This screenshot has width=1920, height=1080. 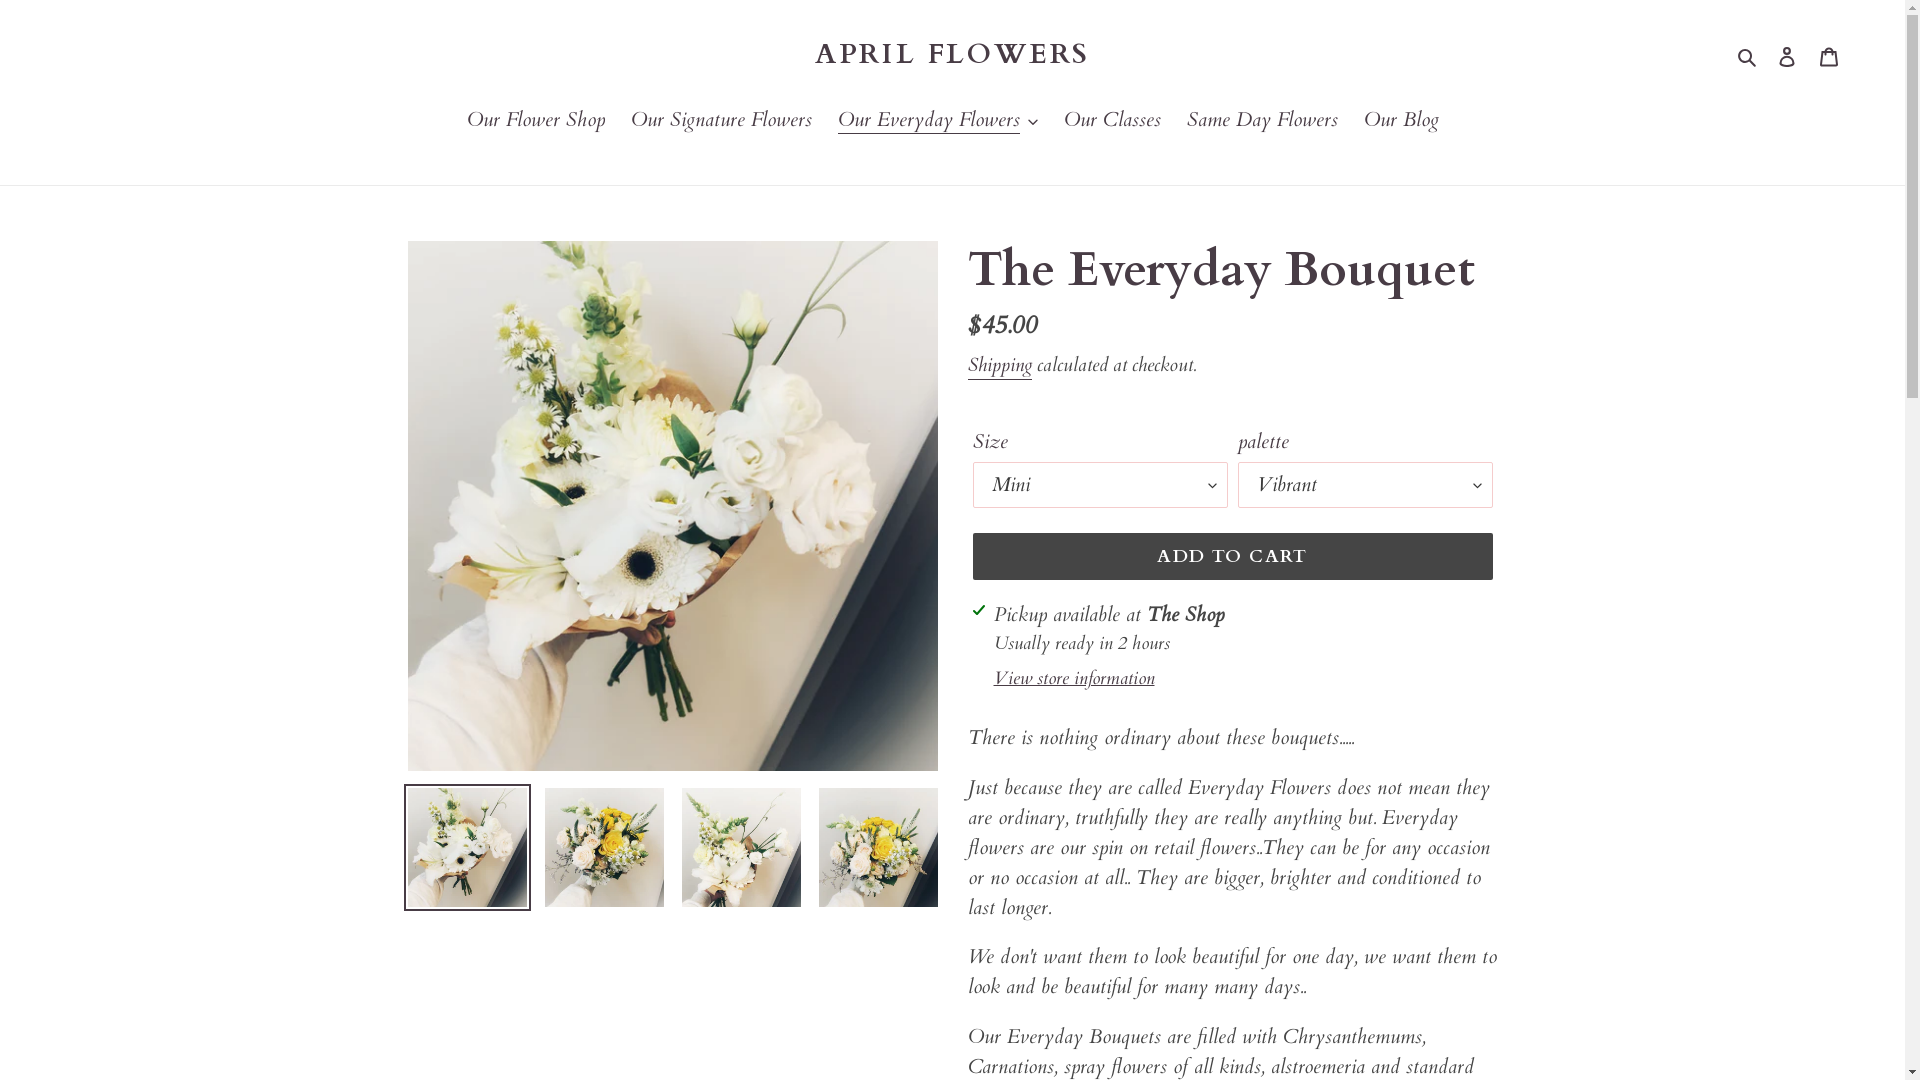 I want to click on 'Same Day Flowers', so click(x=1260, y=121).